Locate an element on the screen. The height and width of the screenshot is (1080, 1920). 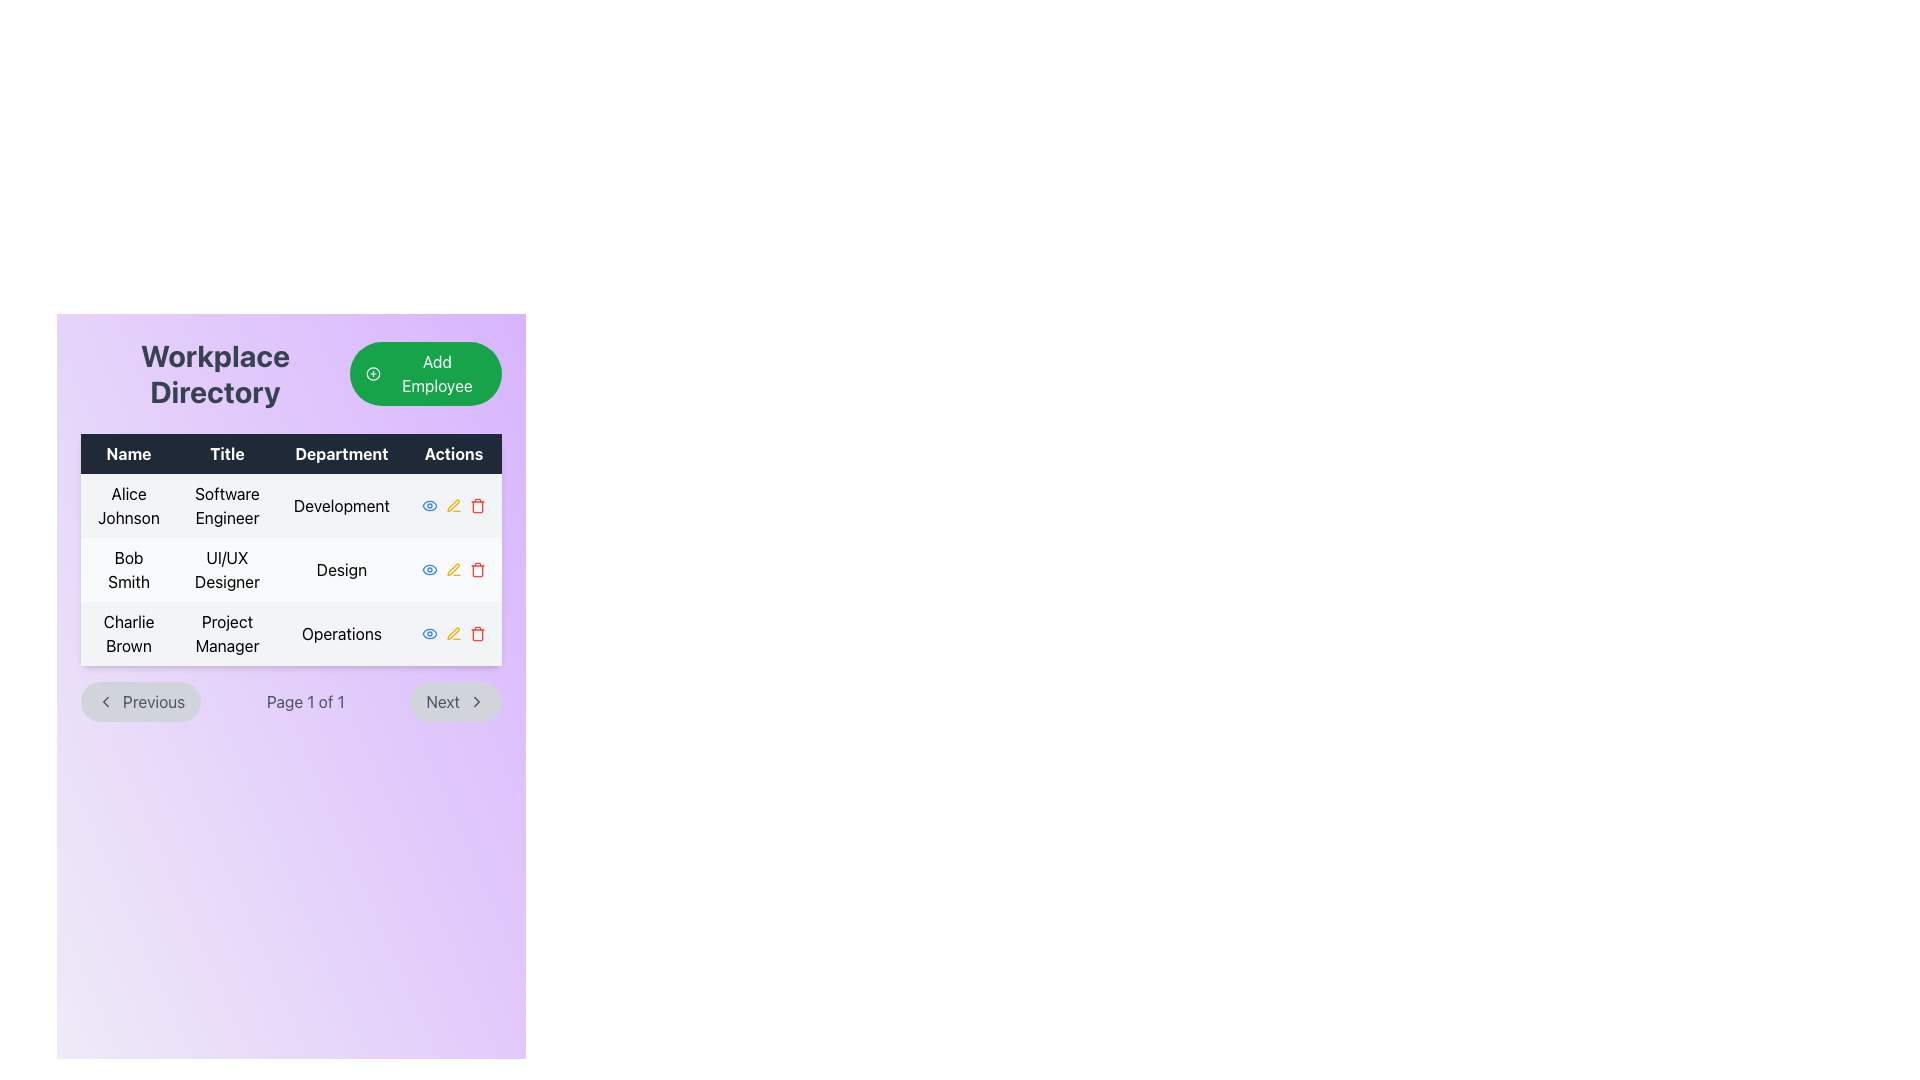
the static text label indicating the department for 'Charlie Brown' in the third row of the table is located at coordinates (341, 633).